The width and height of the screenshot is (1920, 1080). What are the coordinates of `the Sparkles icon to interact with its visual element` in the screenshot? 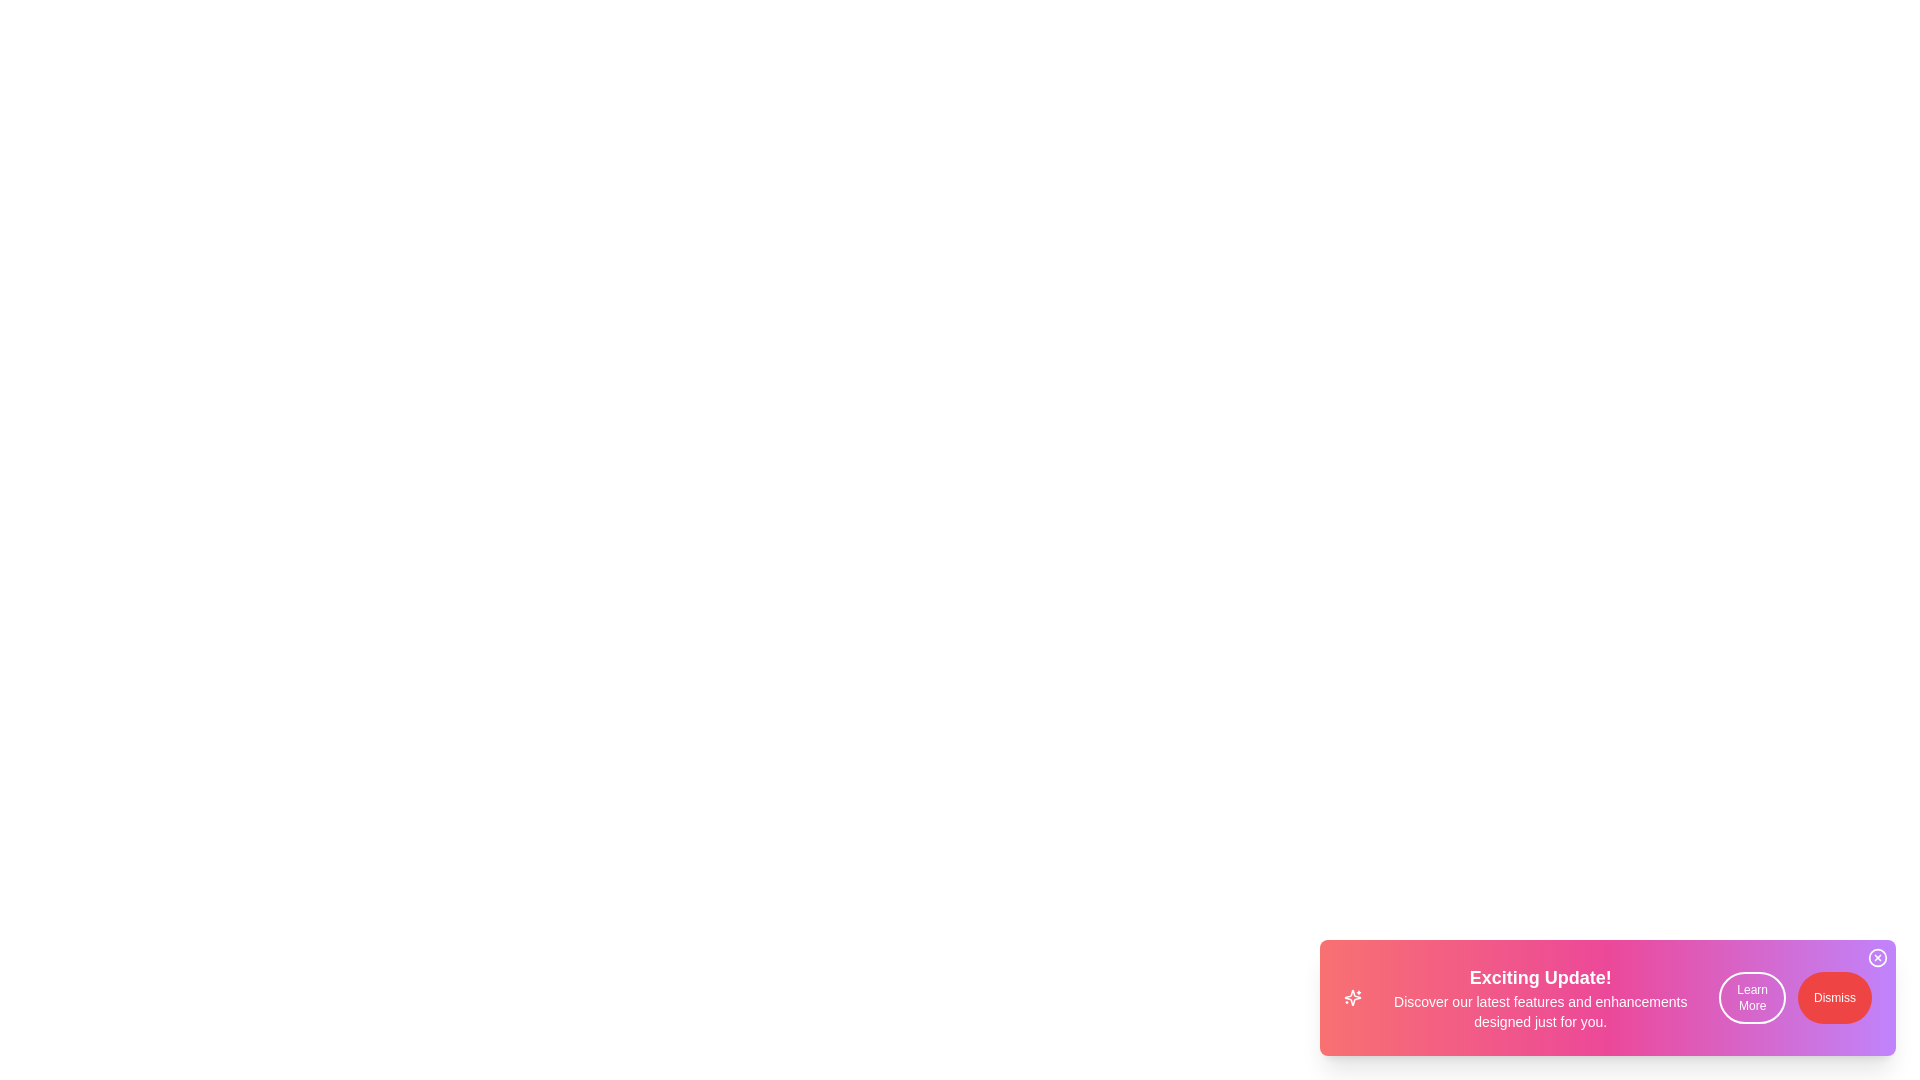 It's located at (1353, 998).